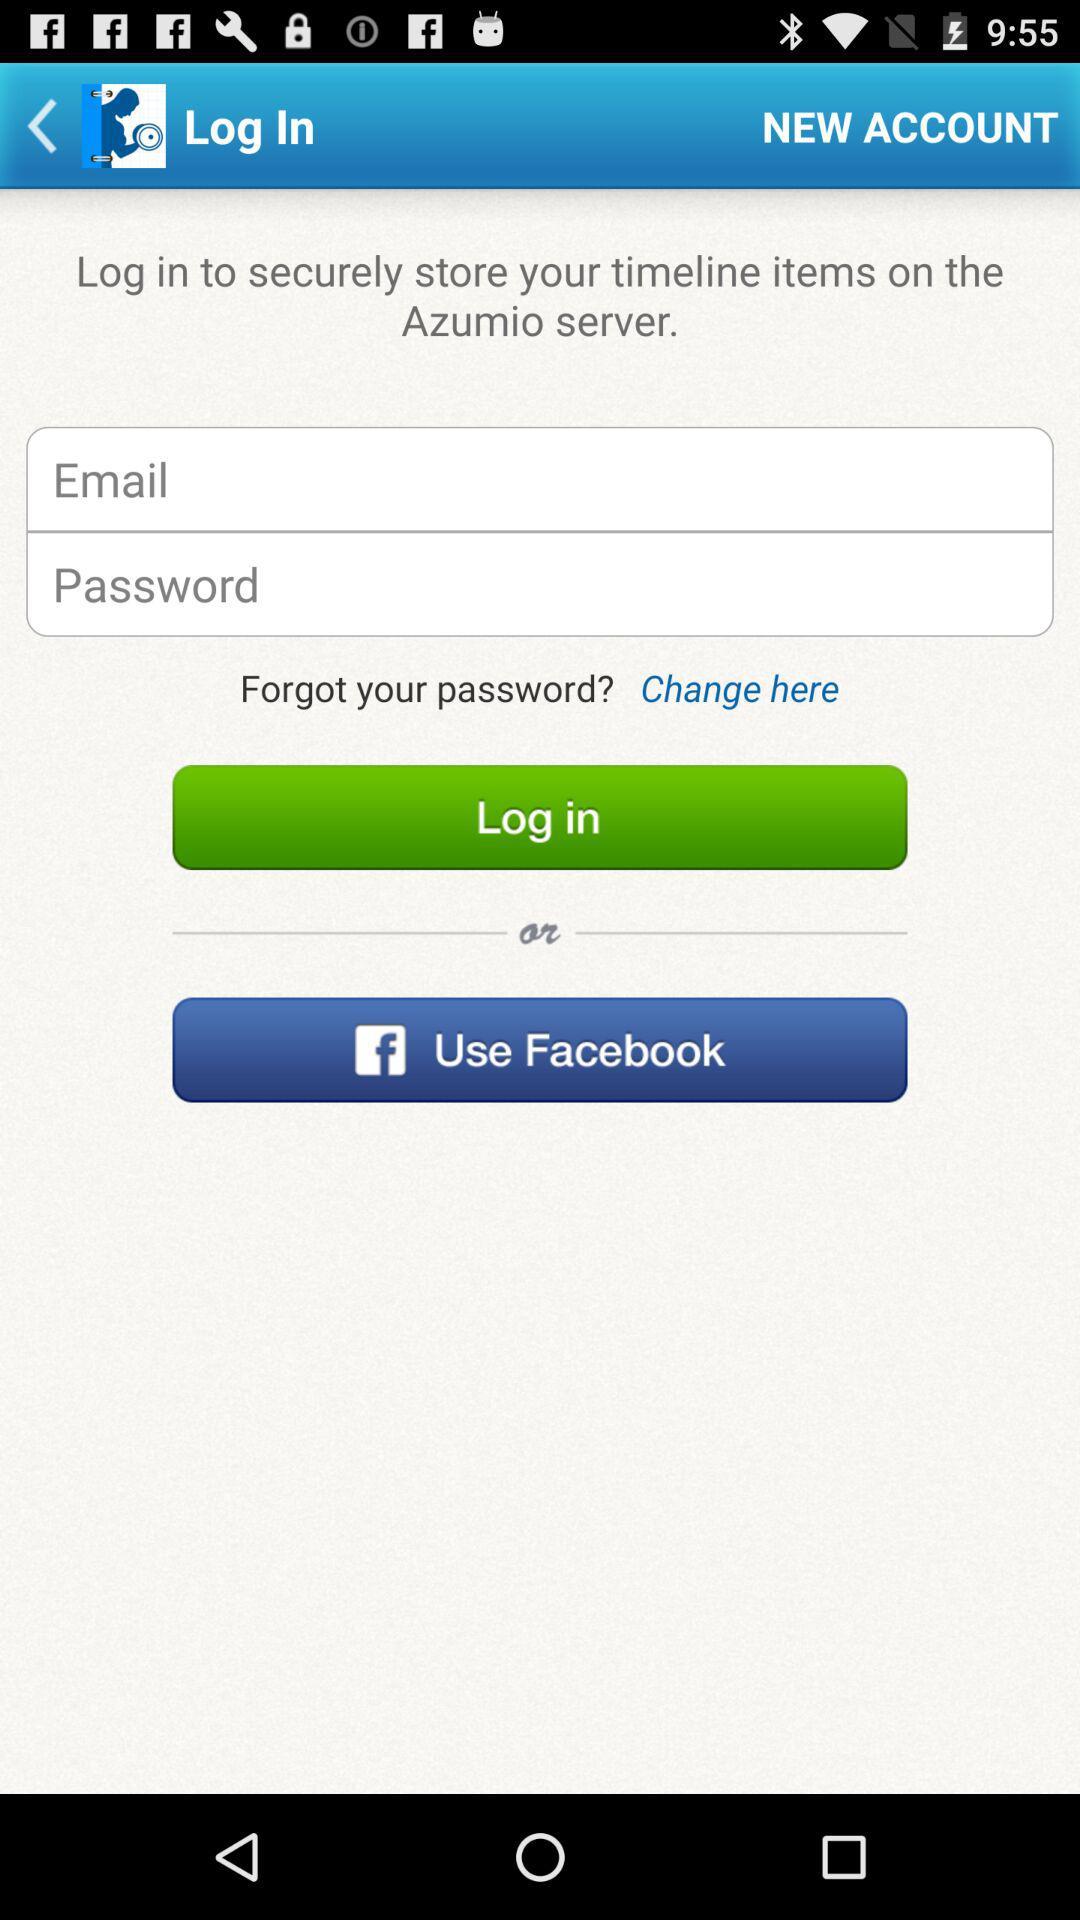 This screenshot has height=1920, width=1080. I want to click on fill in the password, so click(540, 583).